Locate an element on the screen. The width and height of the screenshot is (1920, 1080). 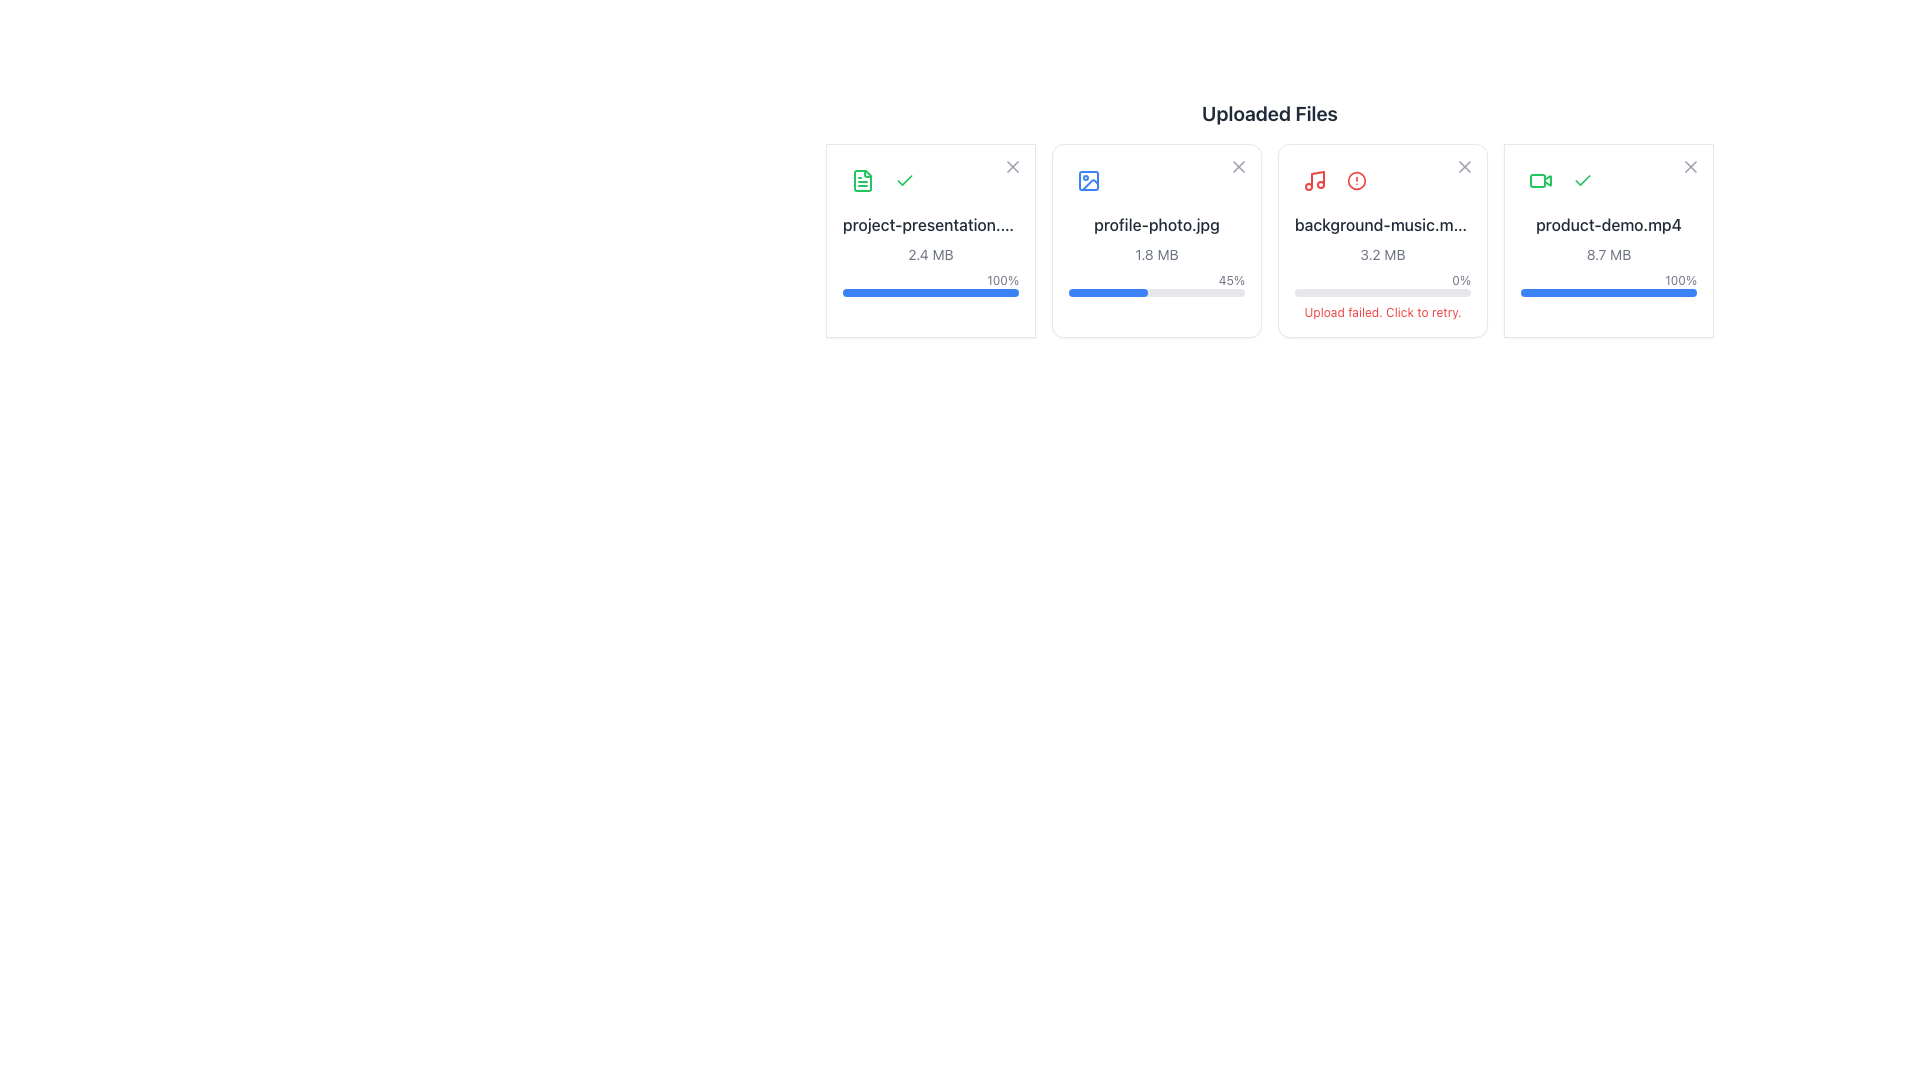
the close button located at the top-right corner of the file preview card displaying 'background-music.mp3' is located at coordinates (1464, 168).